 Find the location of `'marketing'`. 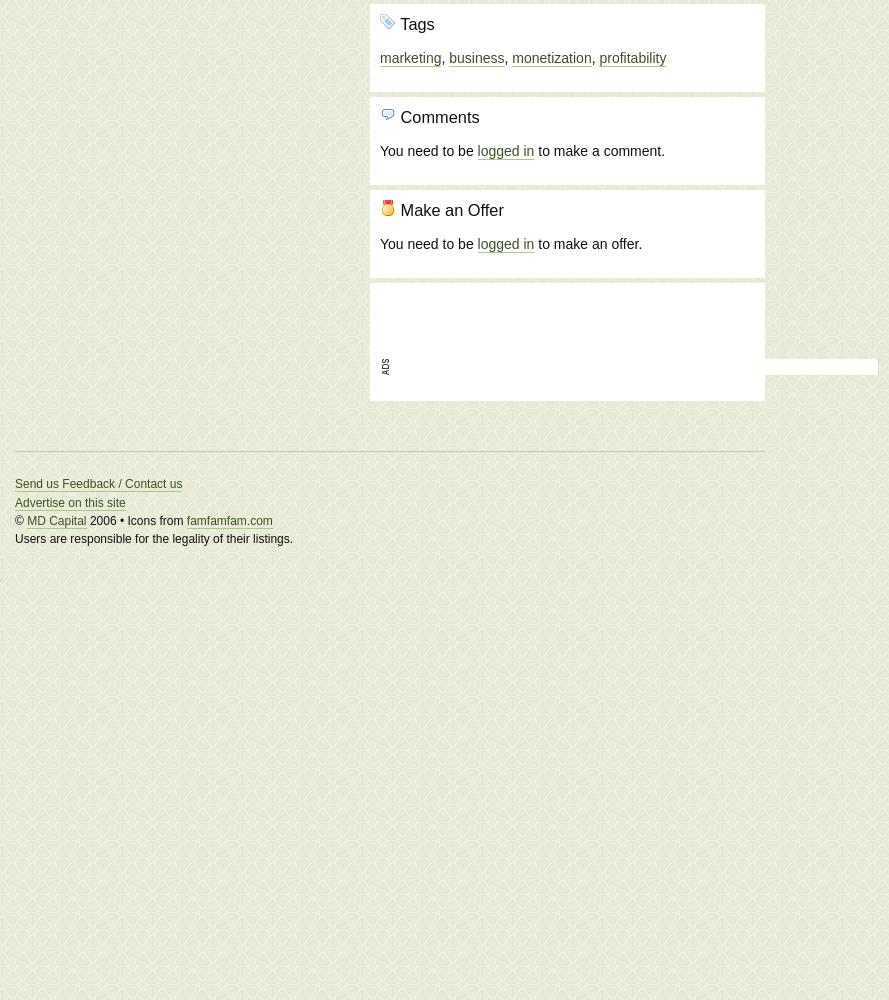

'marketing' is located at coordinates (410, 57).